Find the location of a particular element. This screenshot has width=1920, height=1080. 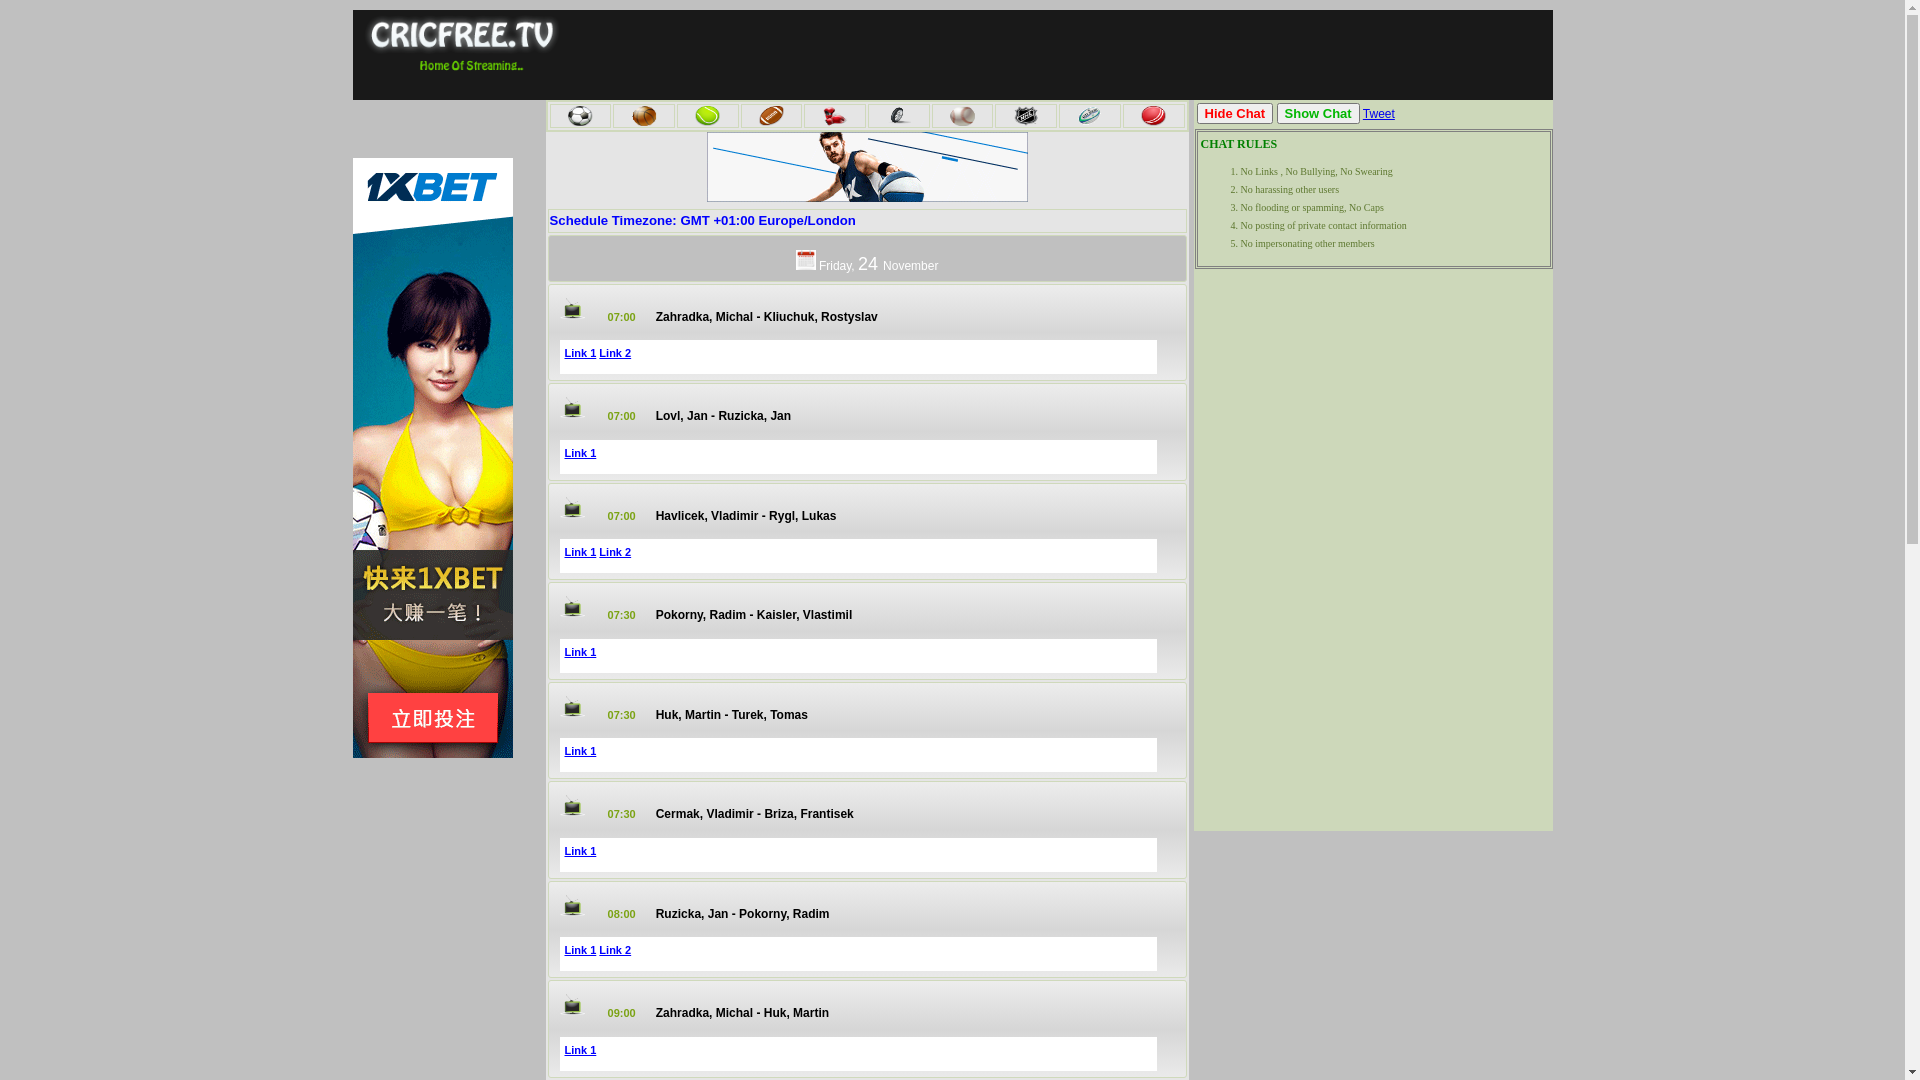

'Lovl, Jan - Ruzicka, Jan' is located at coordinates (722, 415).